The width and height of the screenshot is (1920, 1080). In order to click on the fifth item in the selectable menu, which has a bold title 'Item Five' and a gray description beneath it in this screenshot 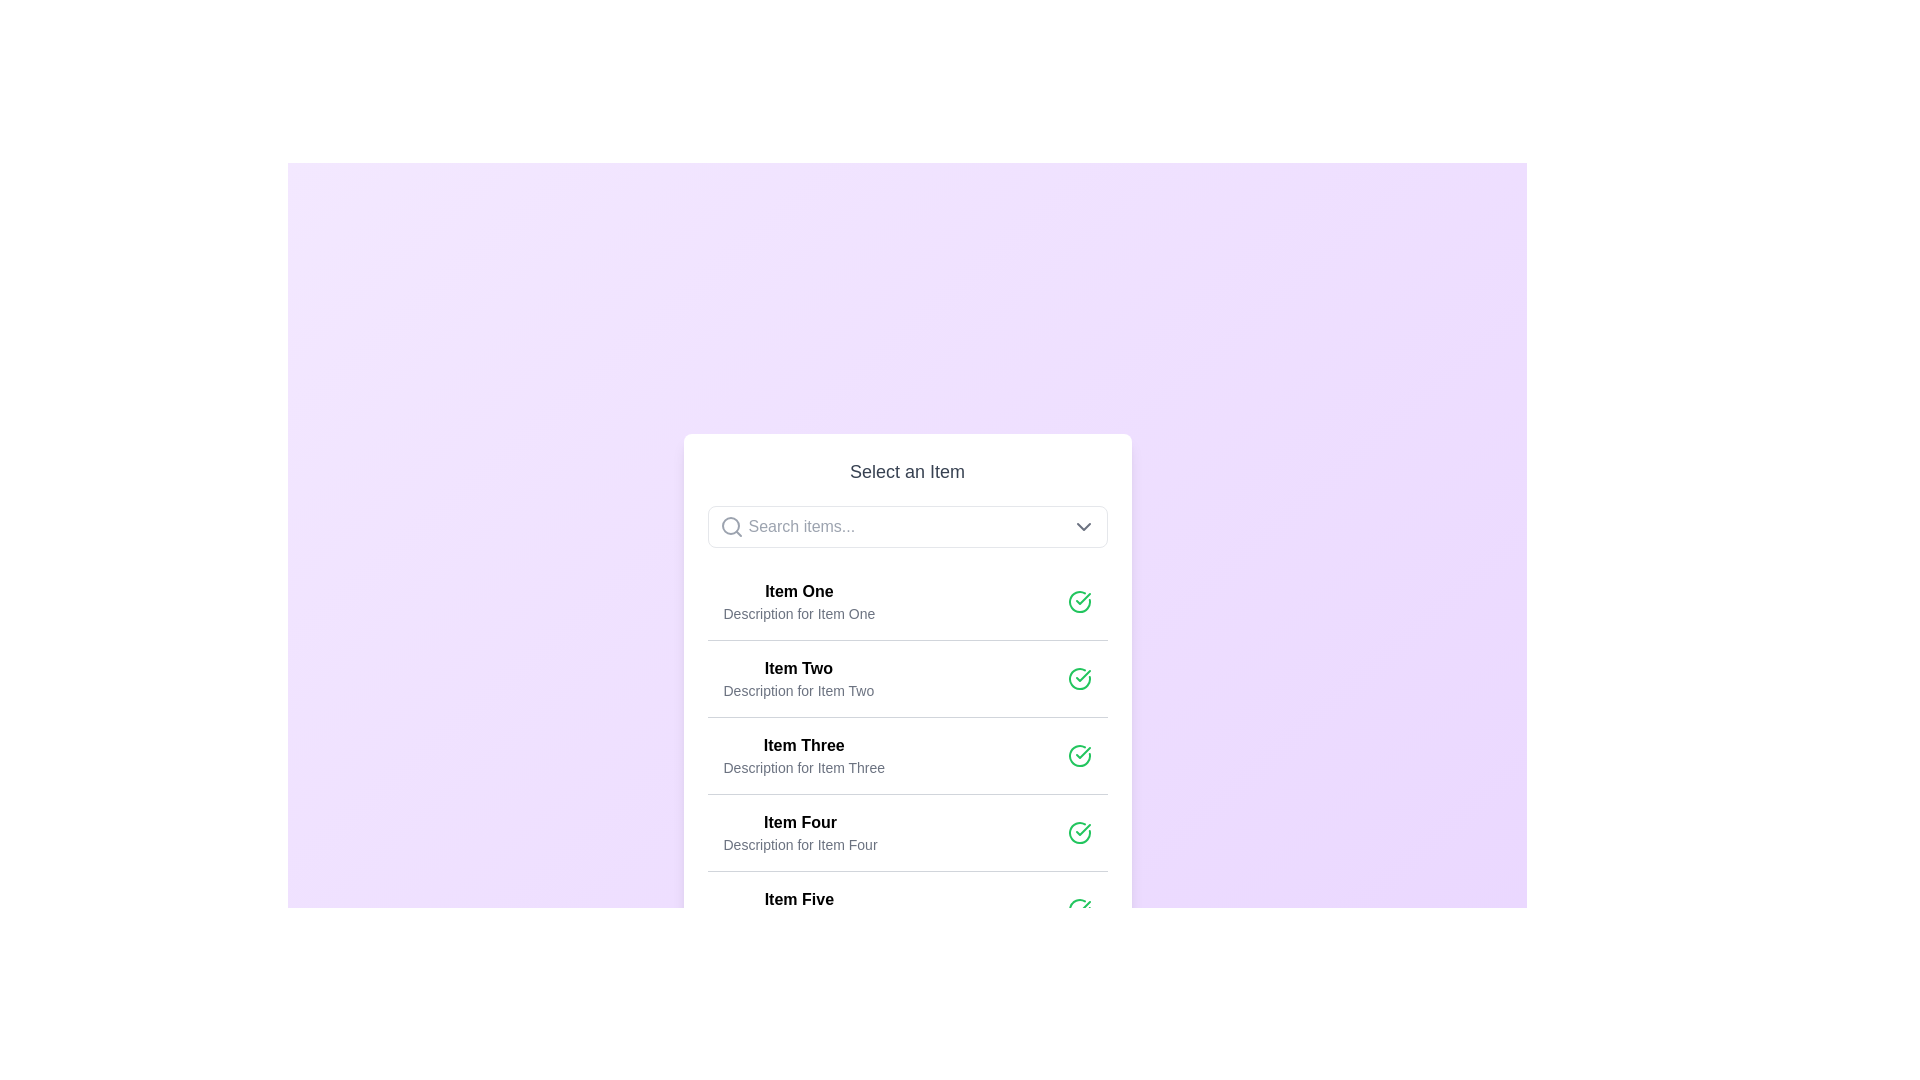, I will do `click(798, 910)`.